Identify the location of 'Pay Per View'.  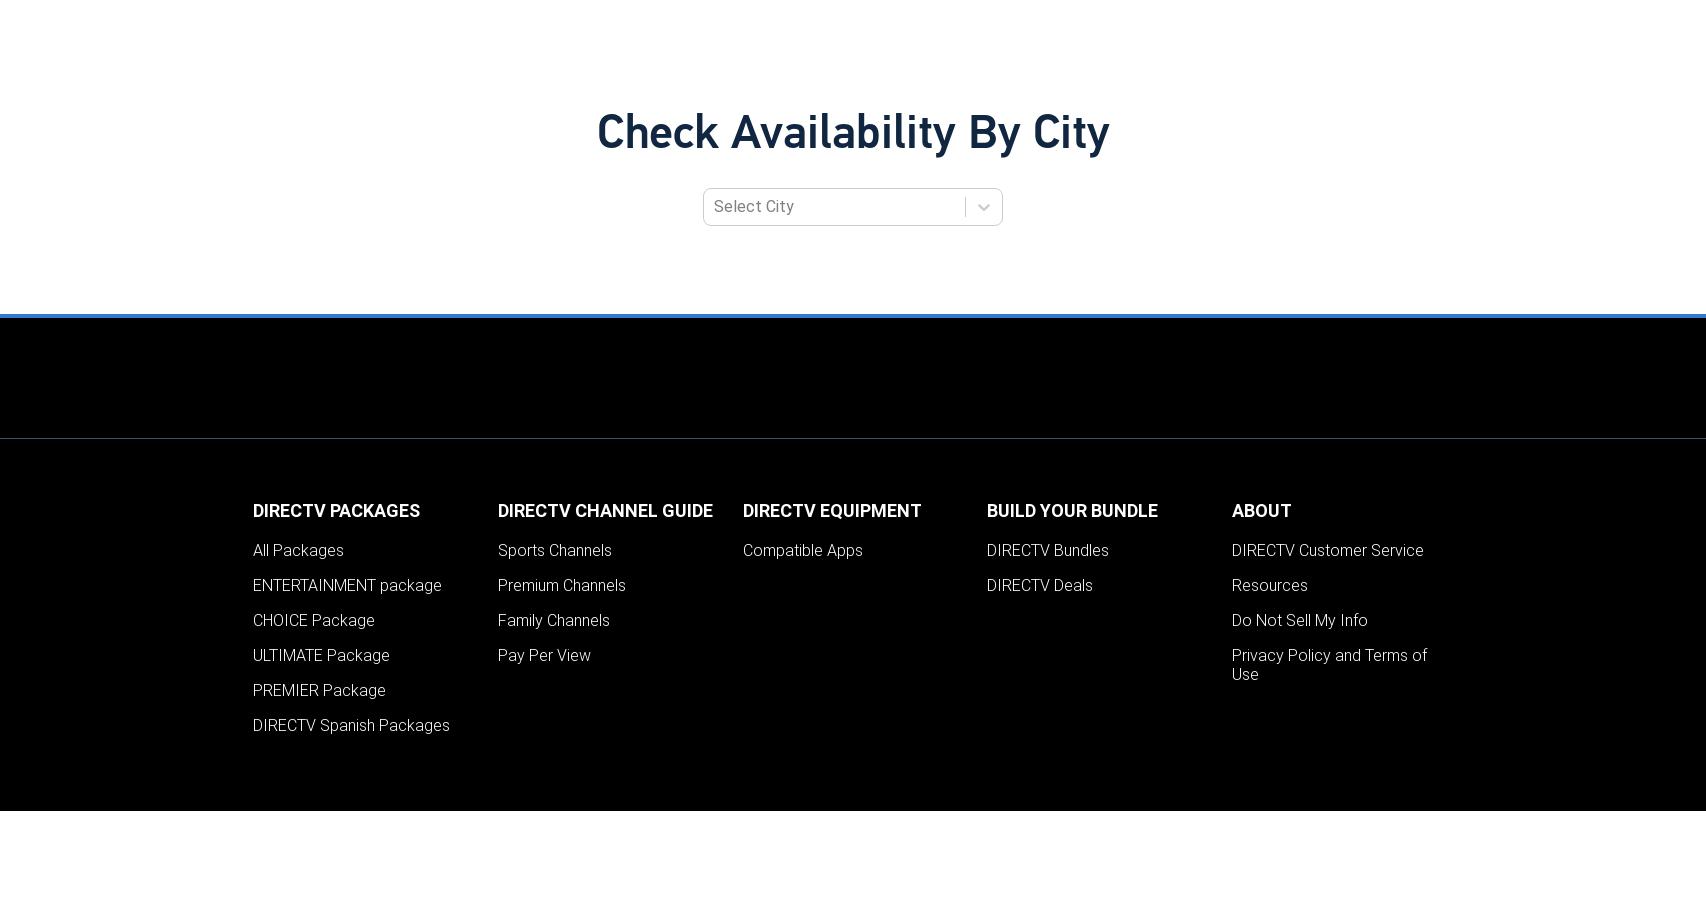
(542, 654).